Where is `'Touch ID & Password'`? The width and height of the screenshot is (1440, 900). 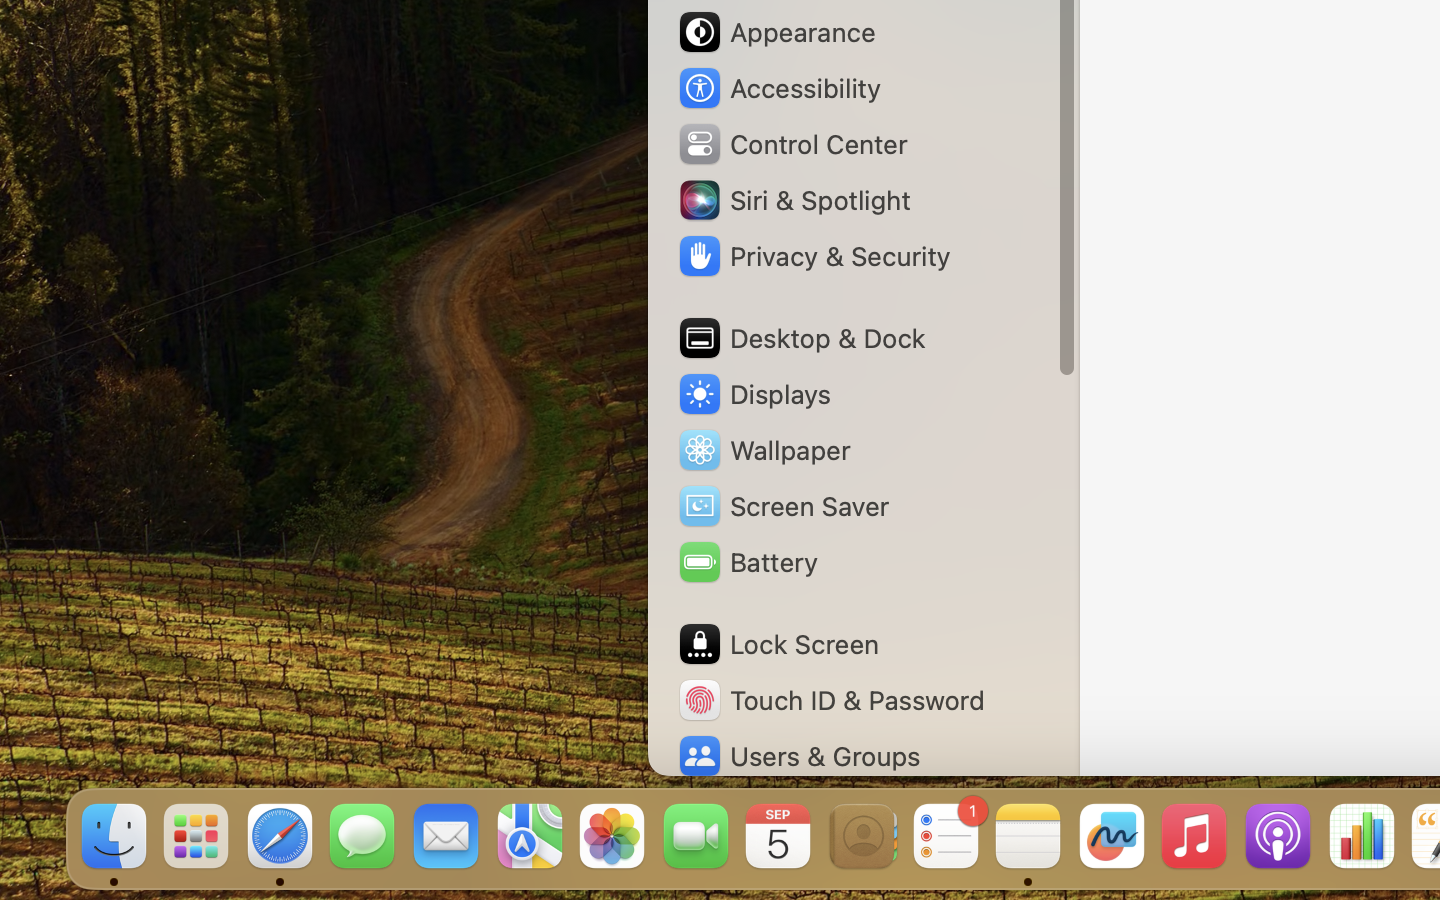 'Touch ID & Password' is located at coordinates (831, 699).